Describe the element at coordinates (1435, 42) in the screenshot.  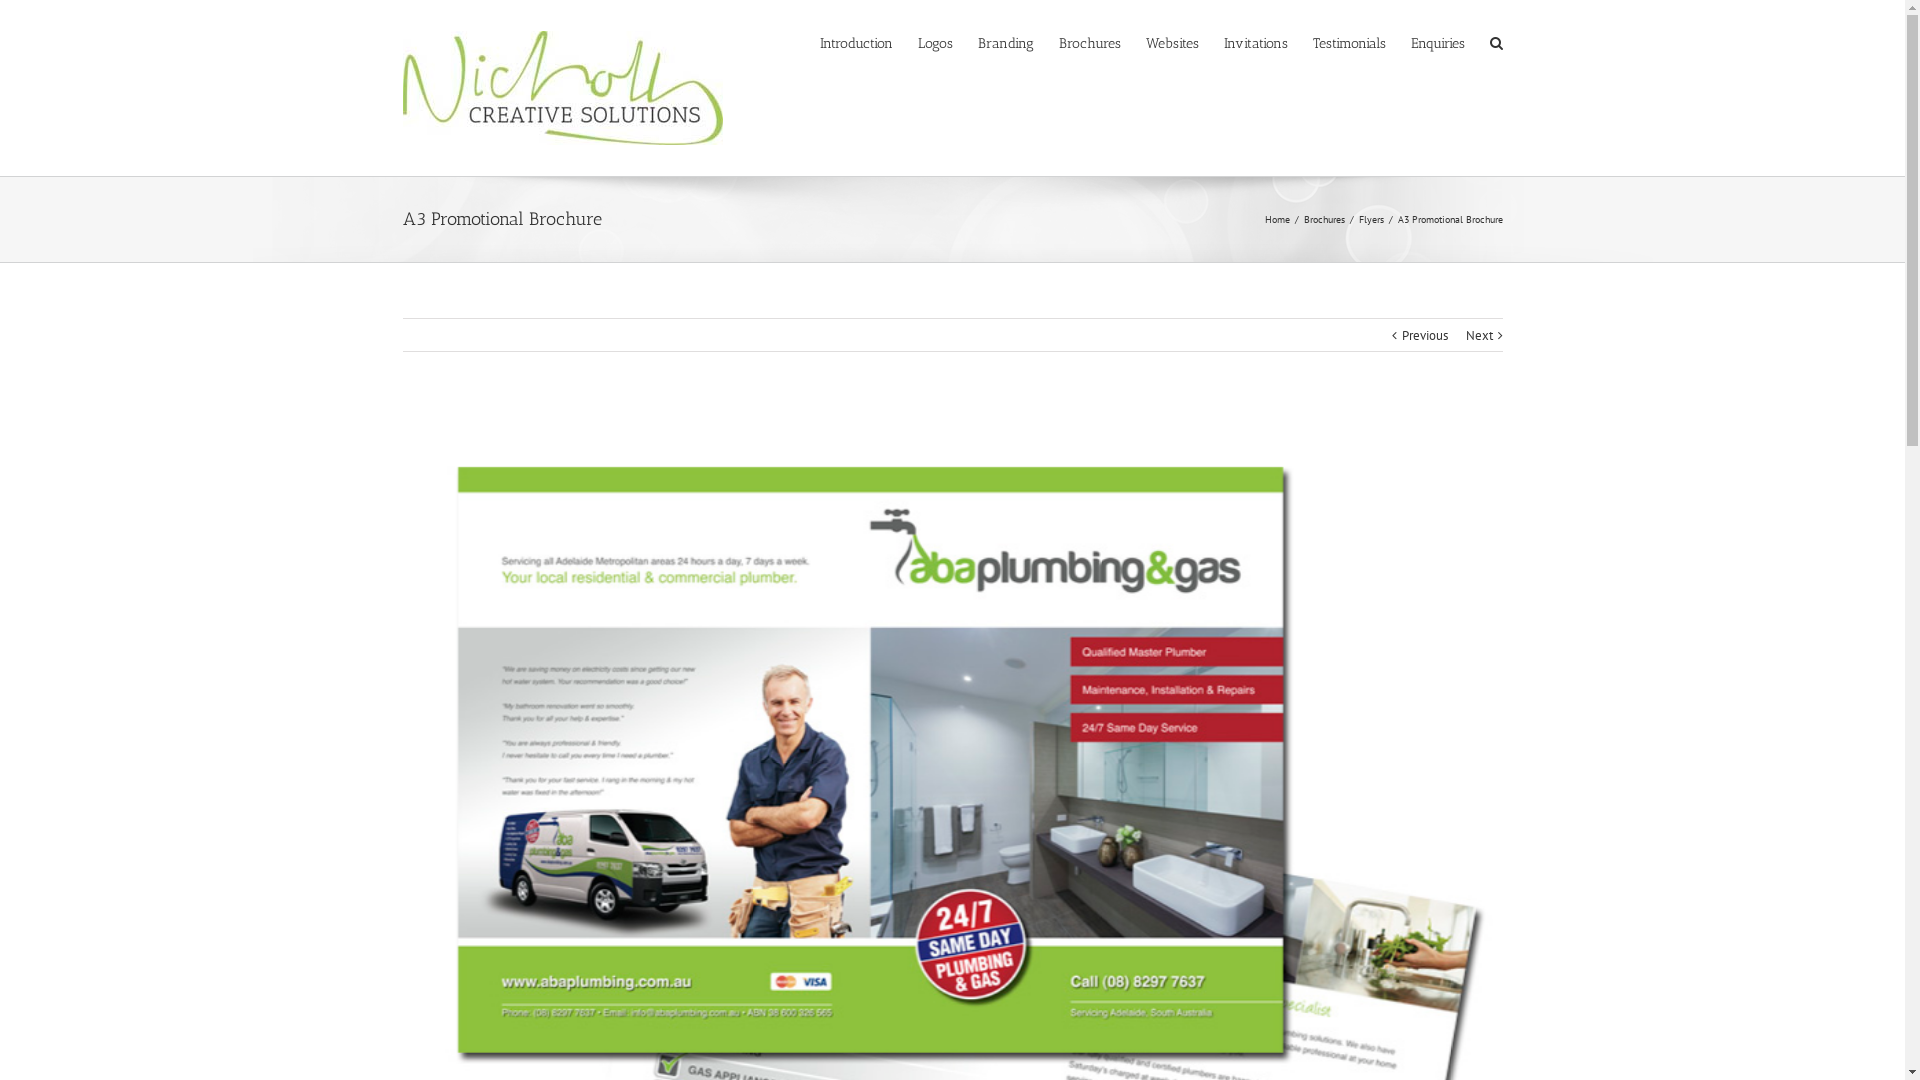
I see `'Enquiries'` at that location.